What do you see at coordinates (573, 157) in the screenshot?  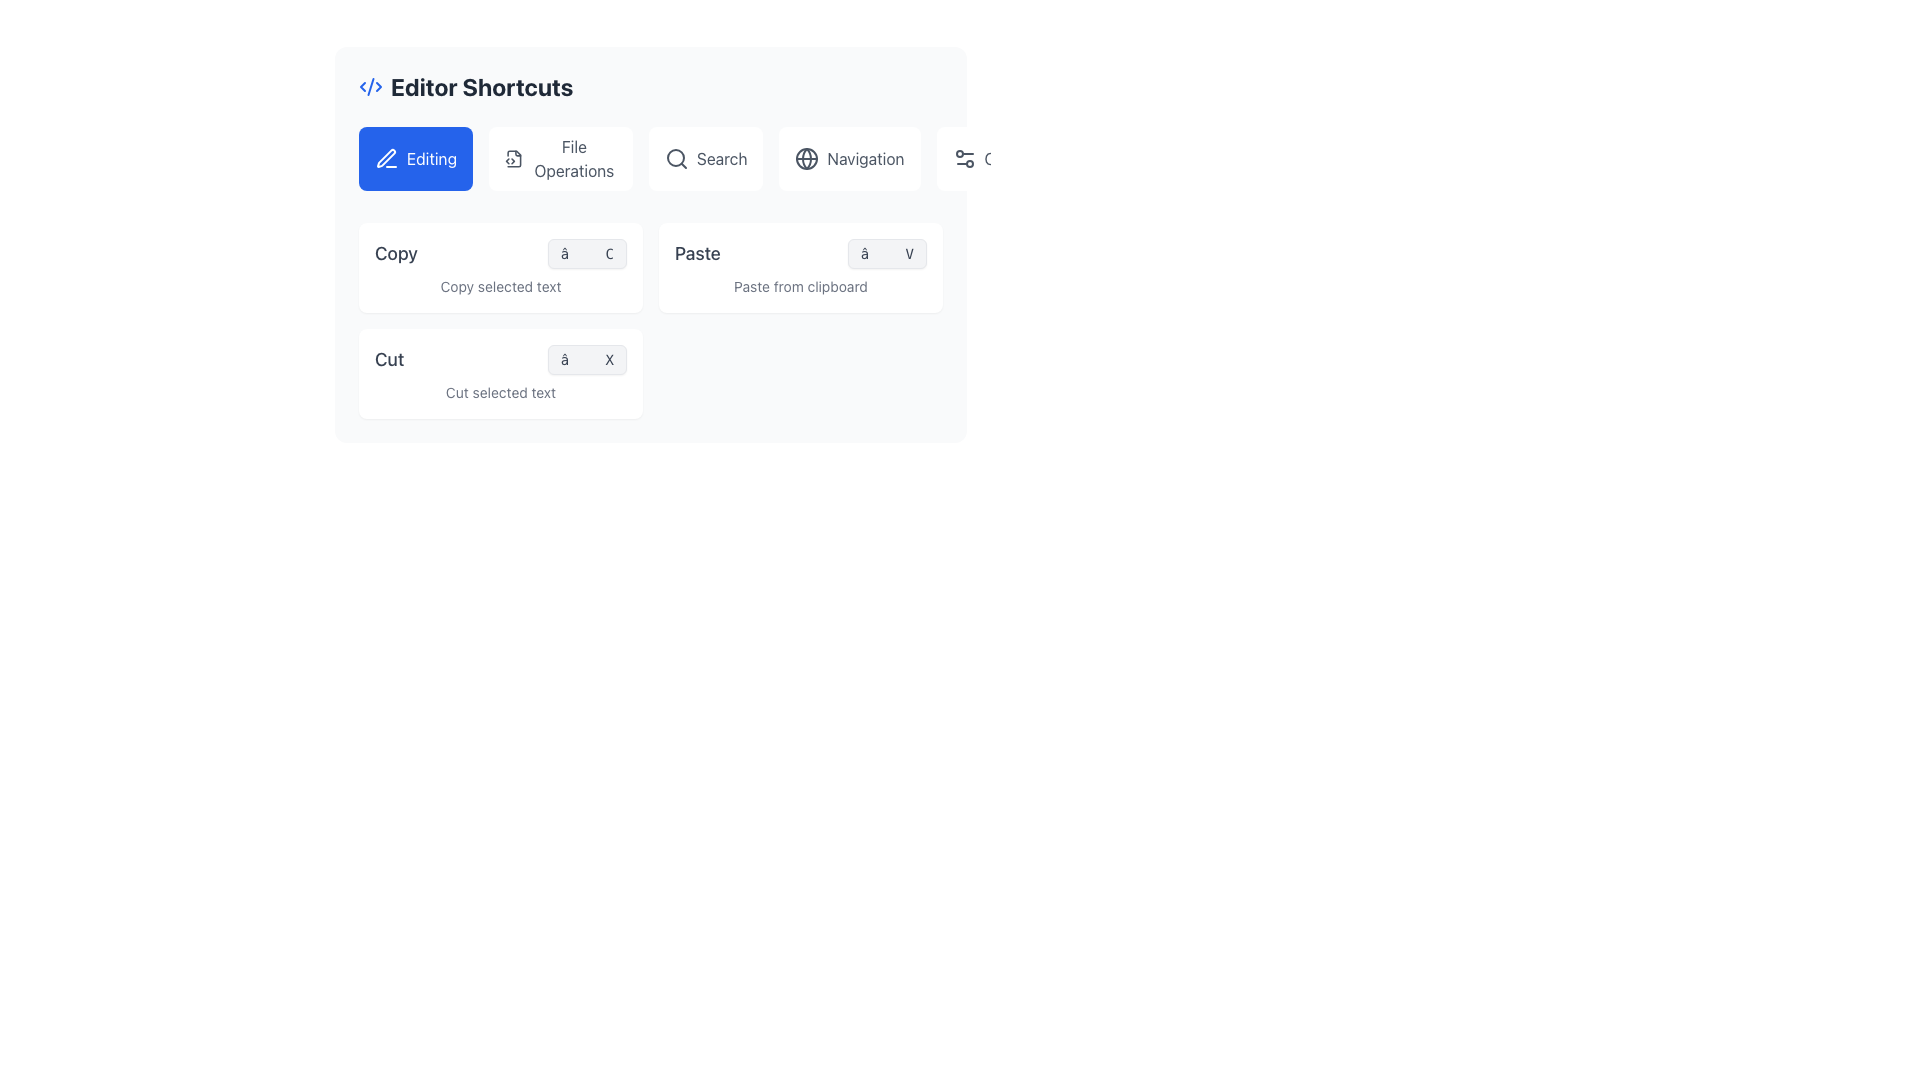 I see `the 'File Operations' text label, which is the second element in the group below the 'Editor Shortcuts' header, positioned between the 'Editing' button and the 'Search' button` at bounding box center [573, 157].